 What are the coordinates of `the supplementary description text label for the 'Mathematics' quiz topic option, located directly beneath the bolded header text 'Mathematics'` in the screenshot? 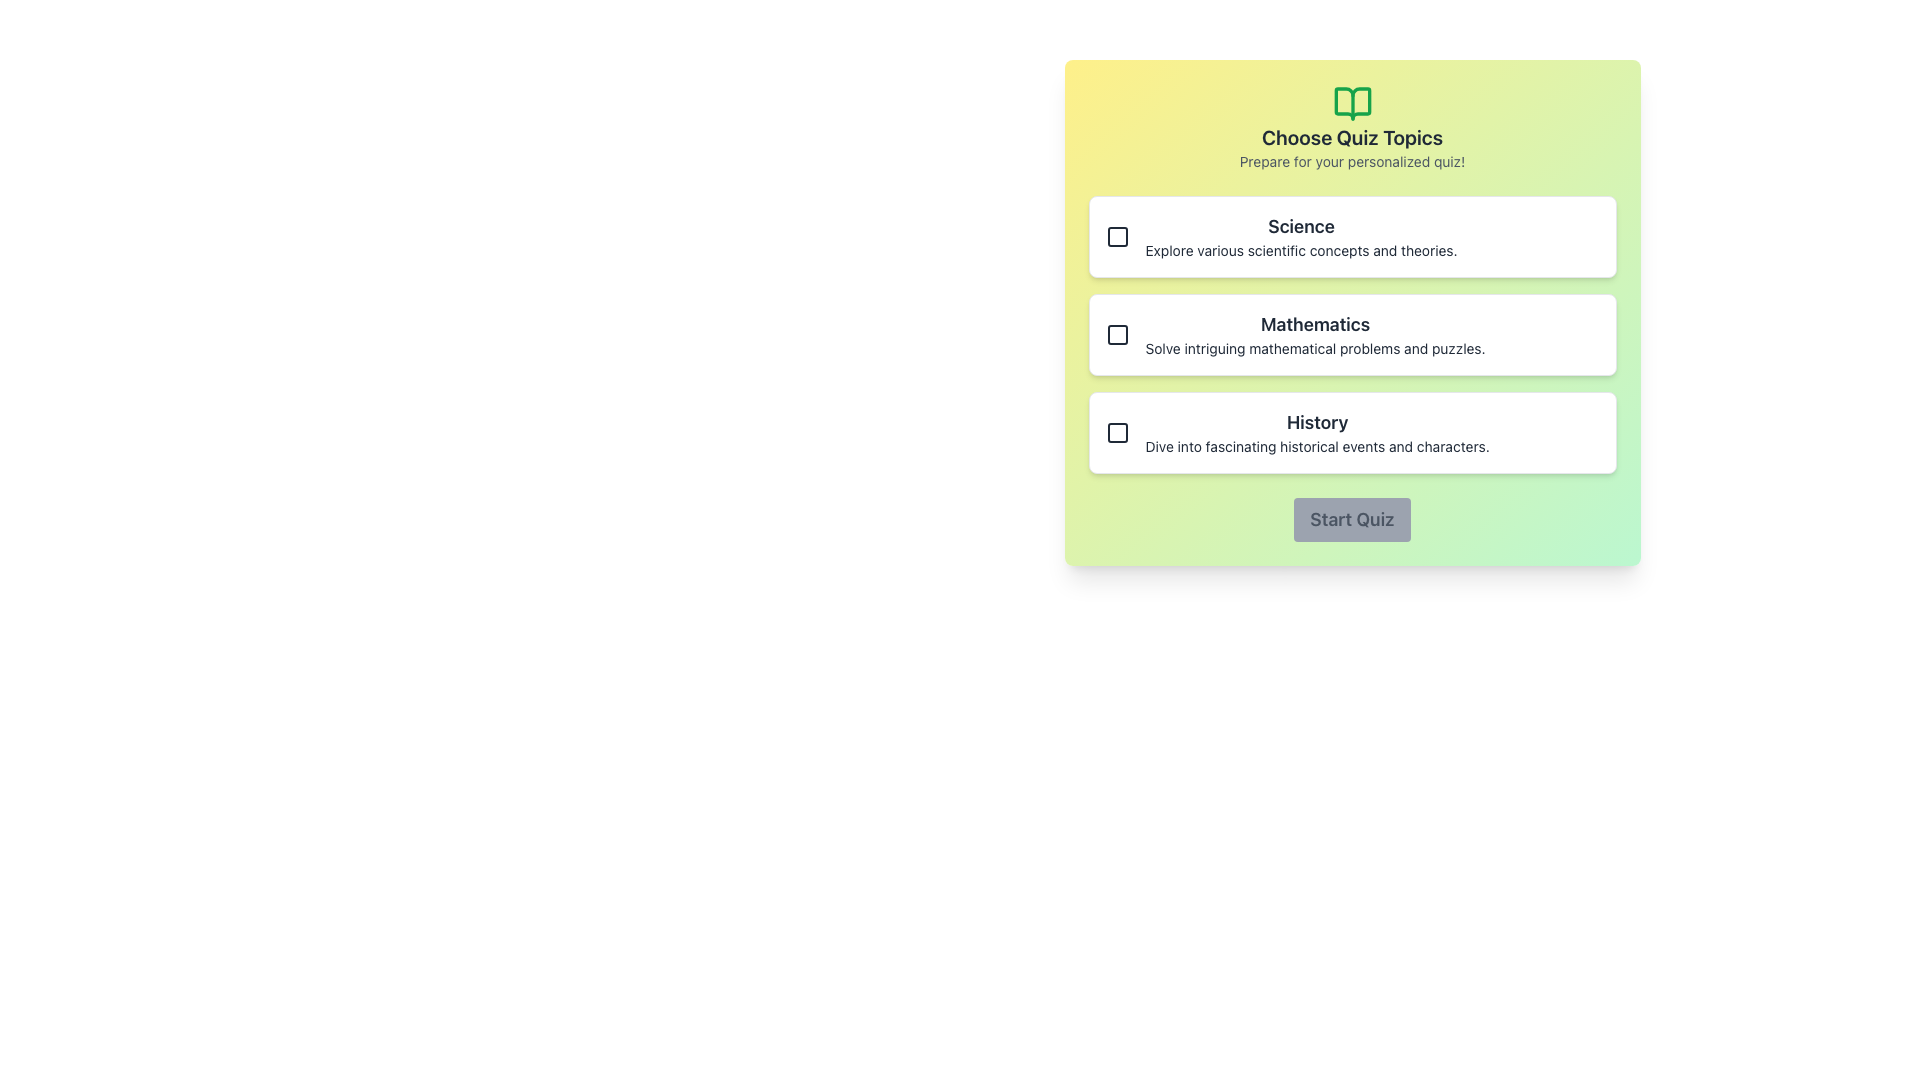 It's located at (1315, 347).